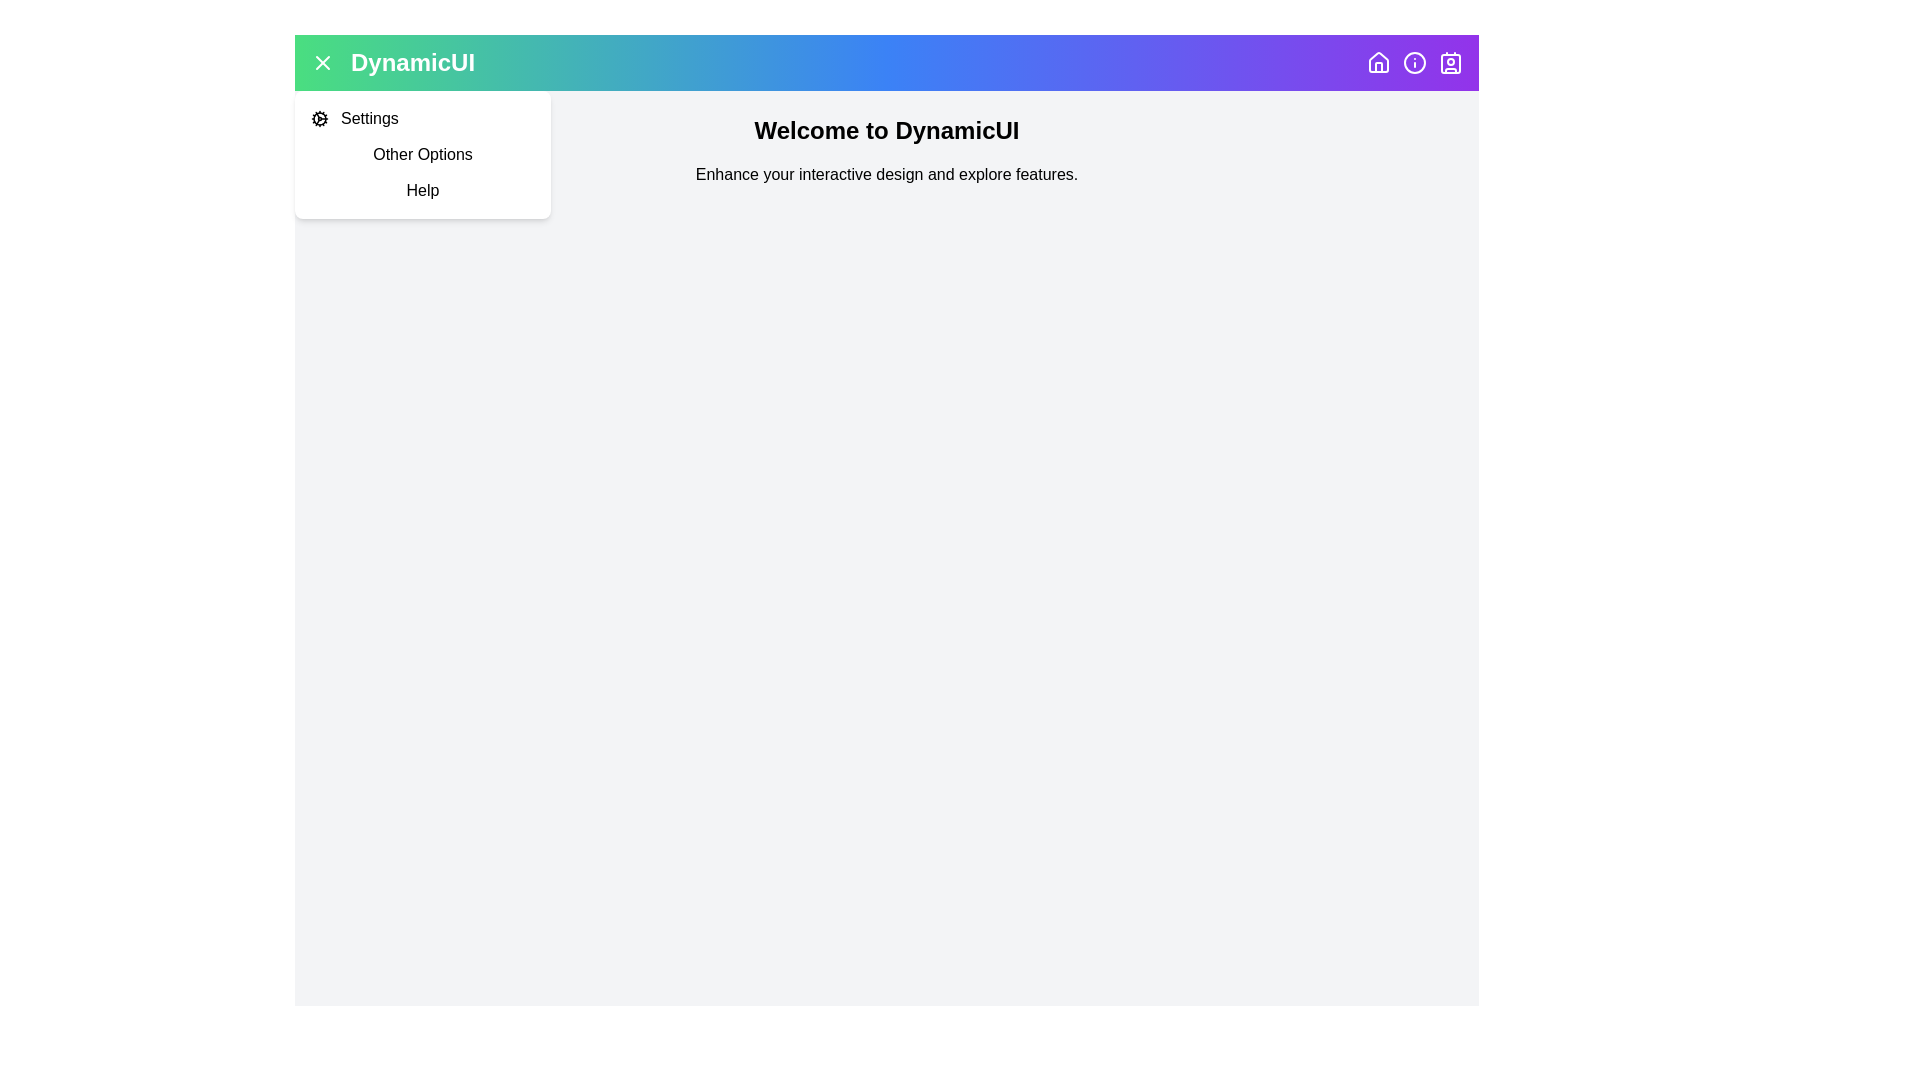 This screenshot has width=1920, height=1080. I want to click on the cogwheel icon representing settings, located to the left of the 'Settings' text in the dropdown menu, so click(320, 119).